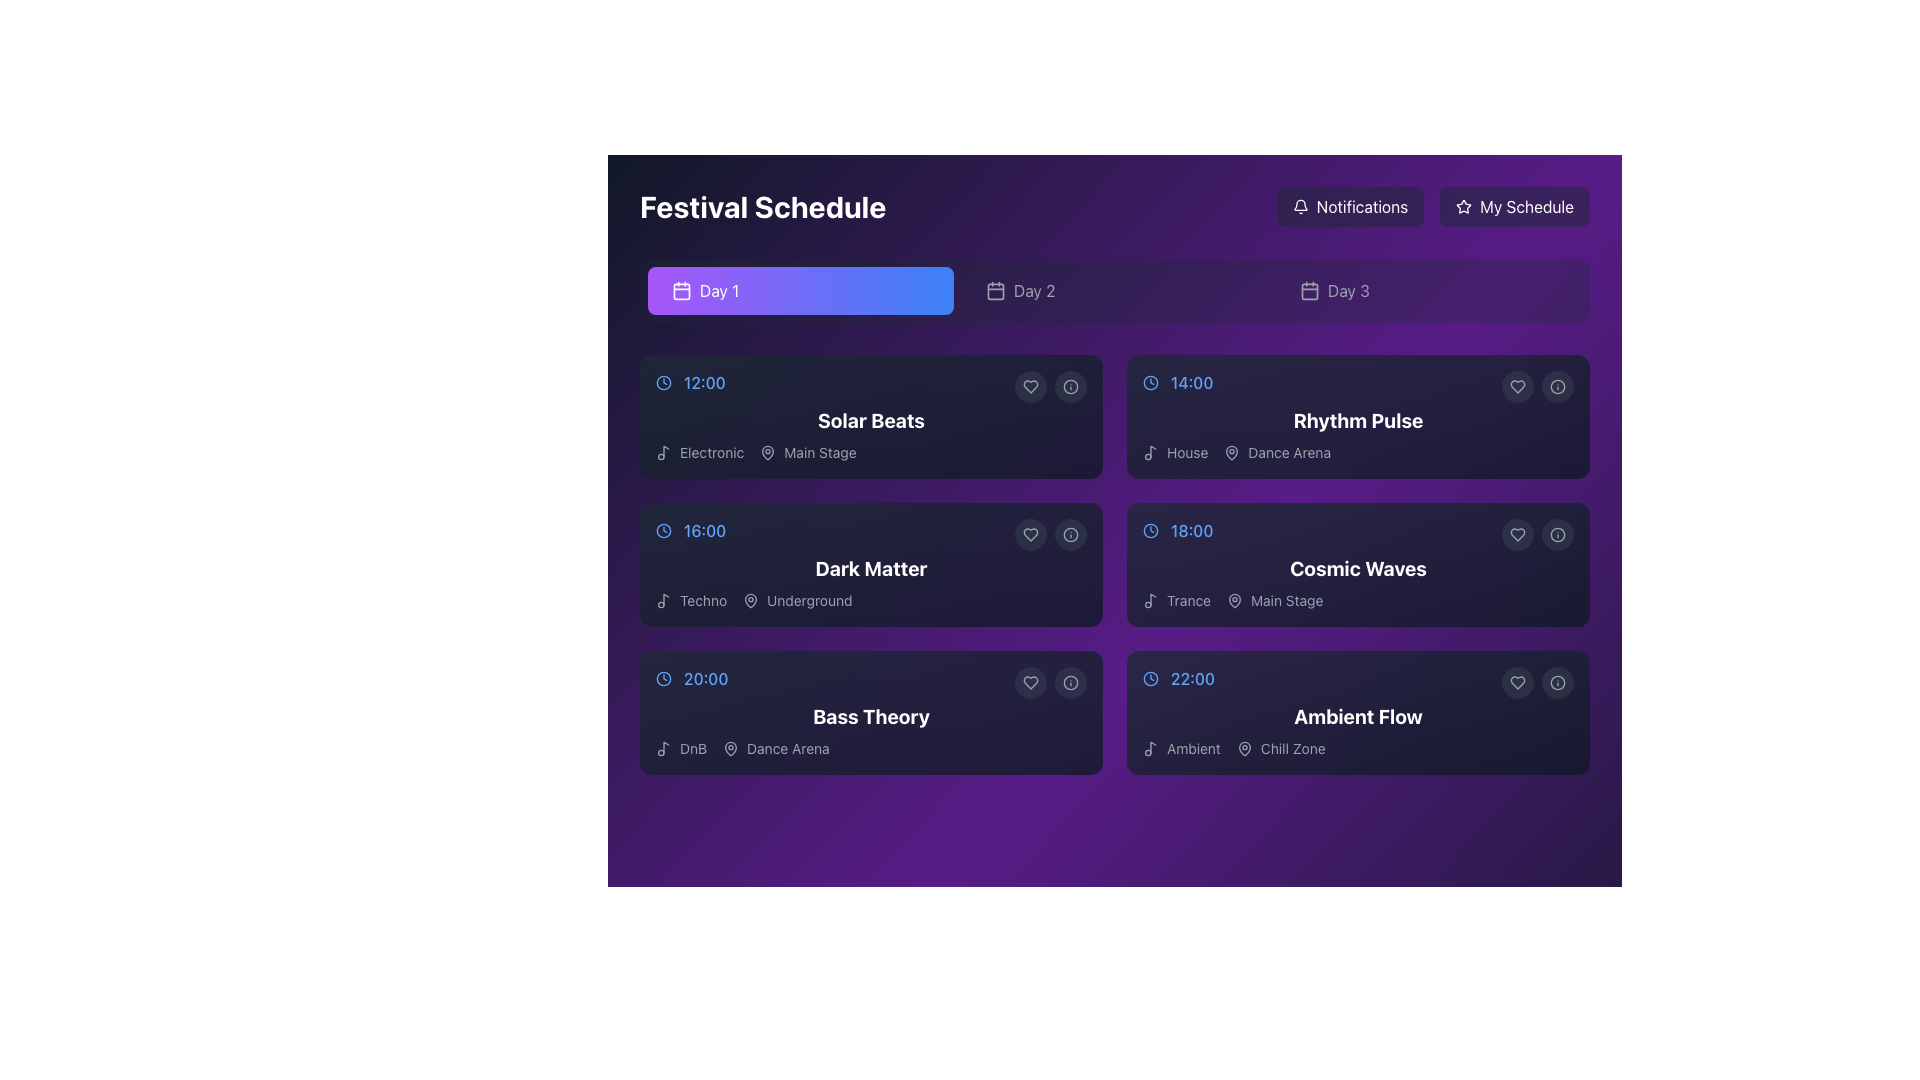 This screenshot has width=1920, height=1080. Describe the element at coordinates (1526, 207) in the screenshot. I see `or read the text label indicating the user's personal schedule, located in the top-right corner of the dark purple header bar, next to the Notifications button` at that location.